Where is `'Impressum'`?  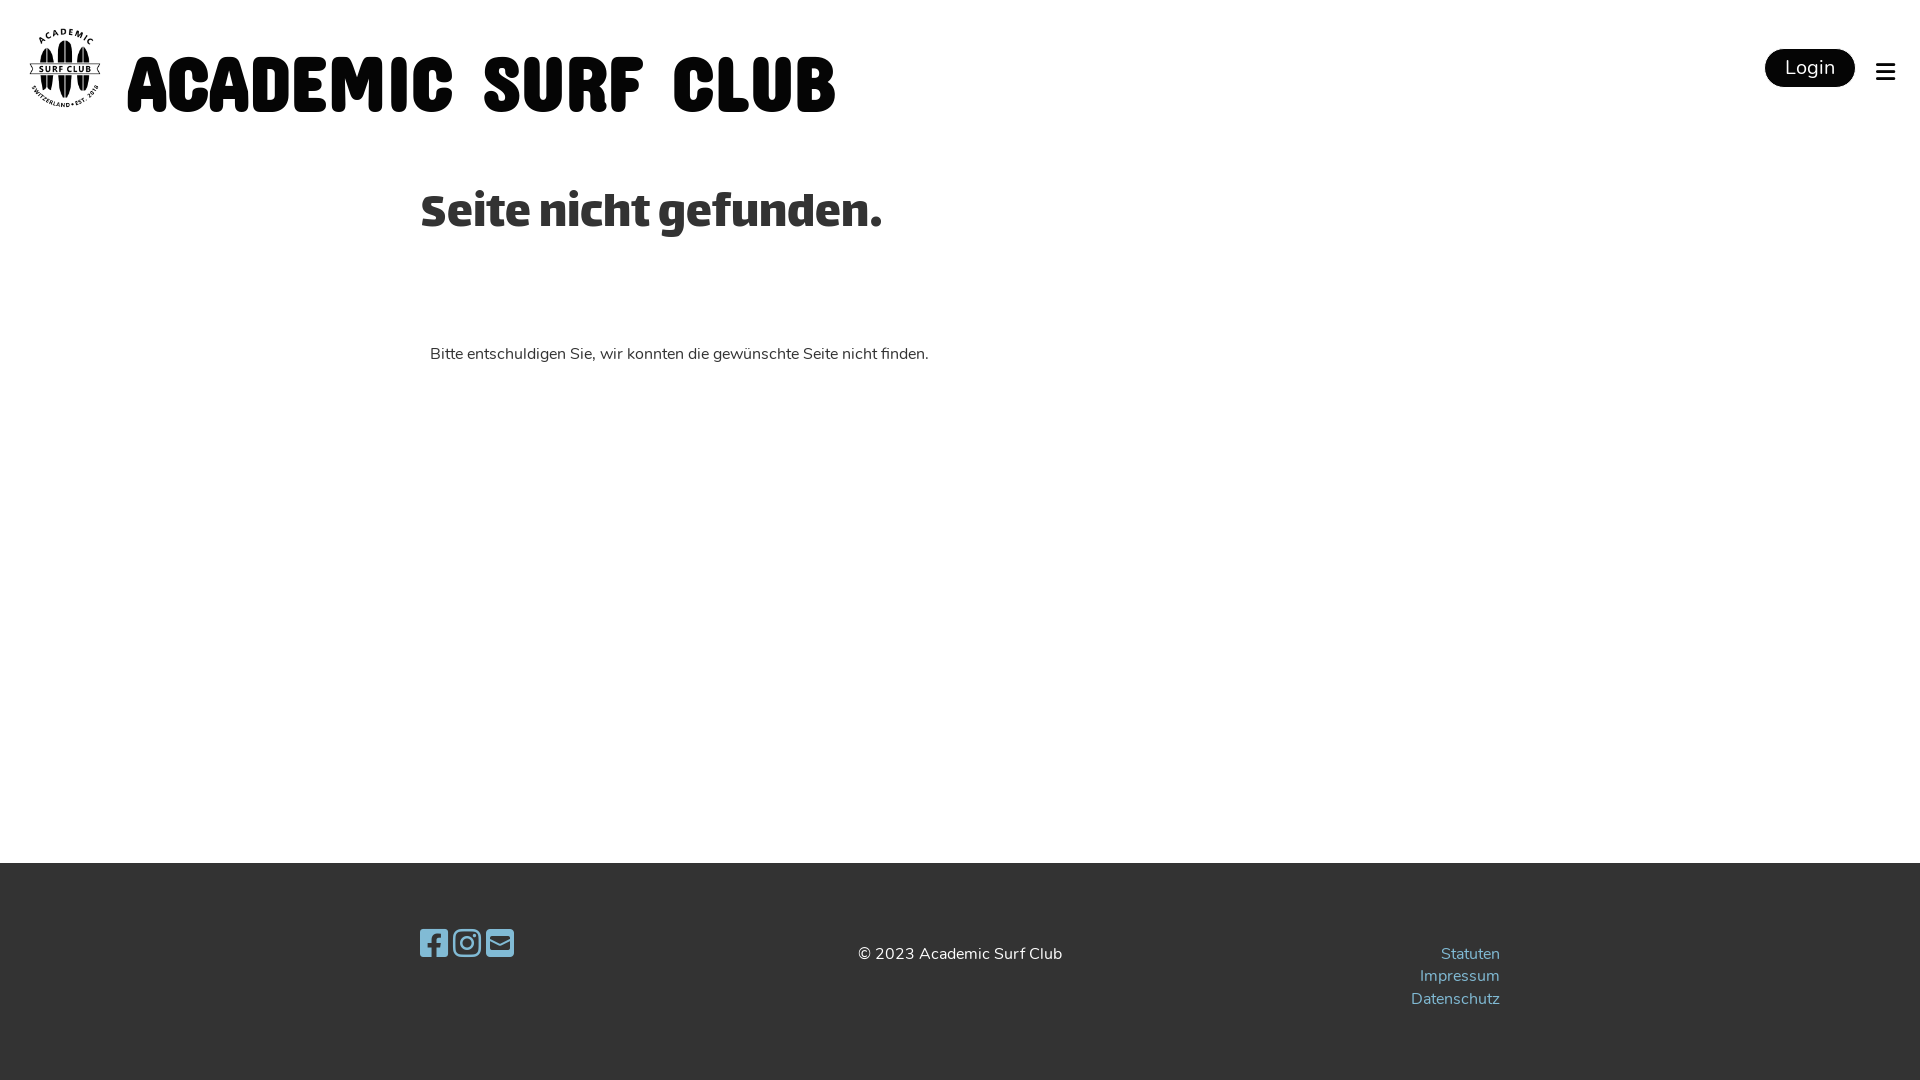
'Impressum' is located at coordinates (1459, 974).